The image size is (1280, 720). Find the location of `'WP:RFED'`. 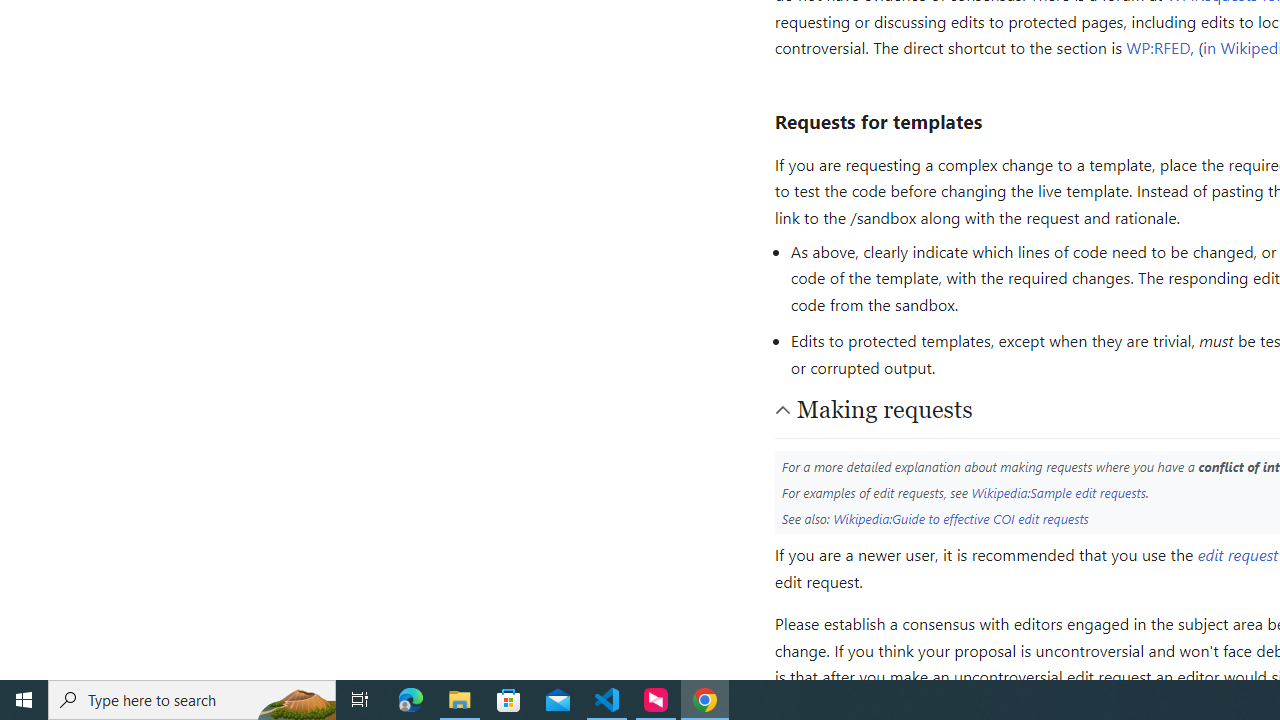

'WP:RFED' is located at coordinates (1158, 46).